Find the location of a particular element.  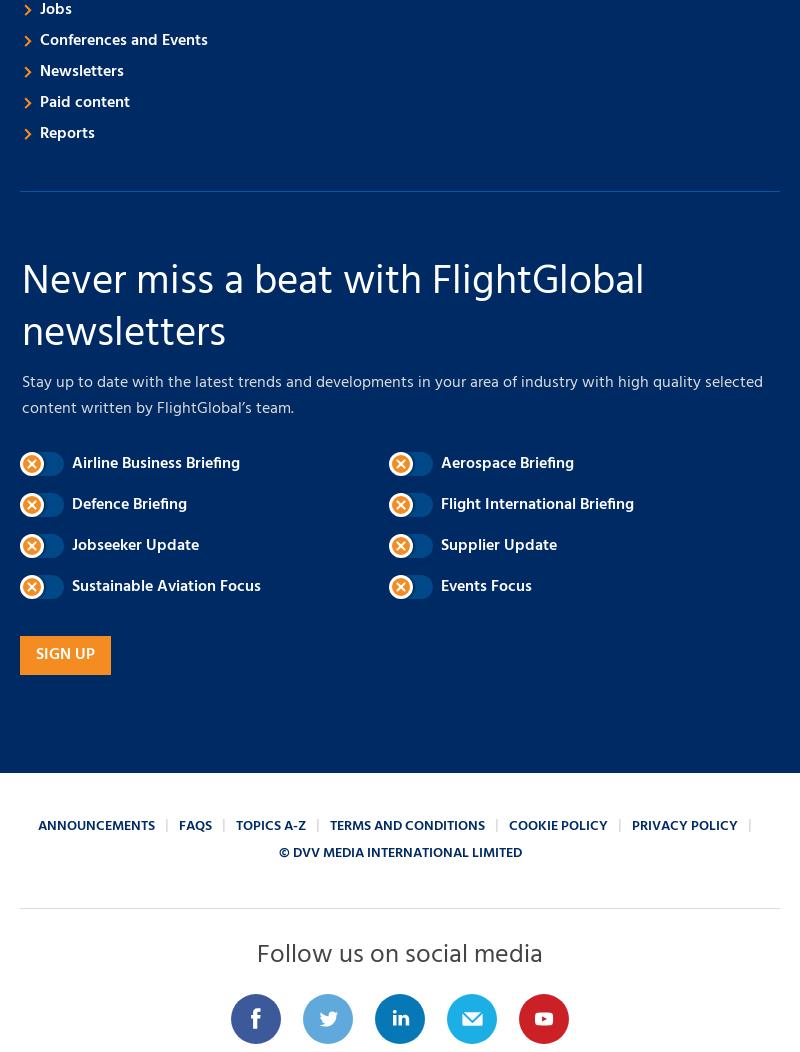

'Privacy policy' is located at coordinates (632, 826).